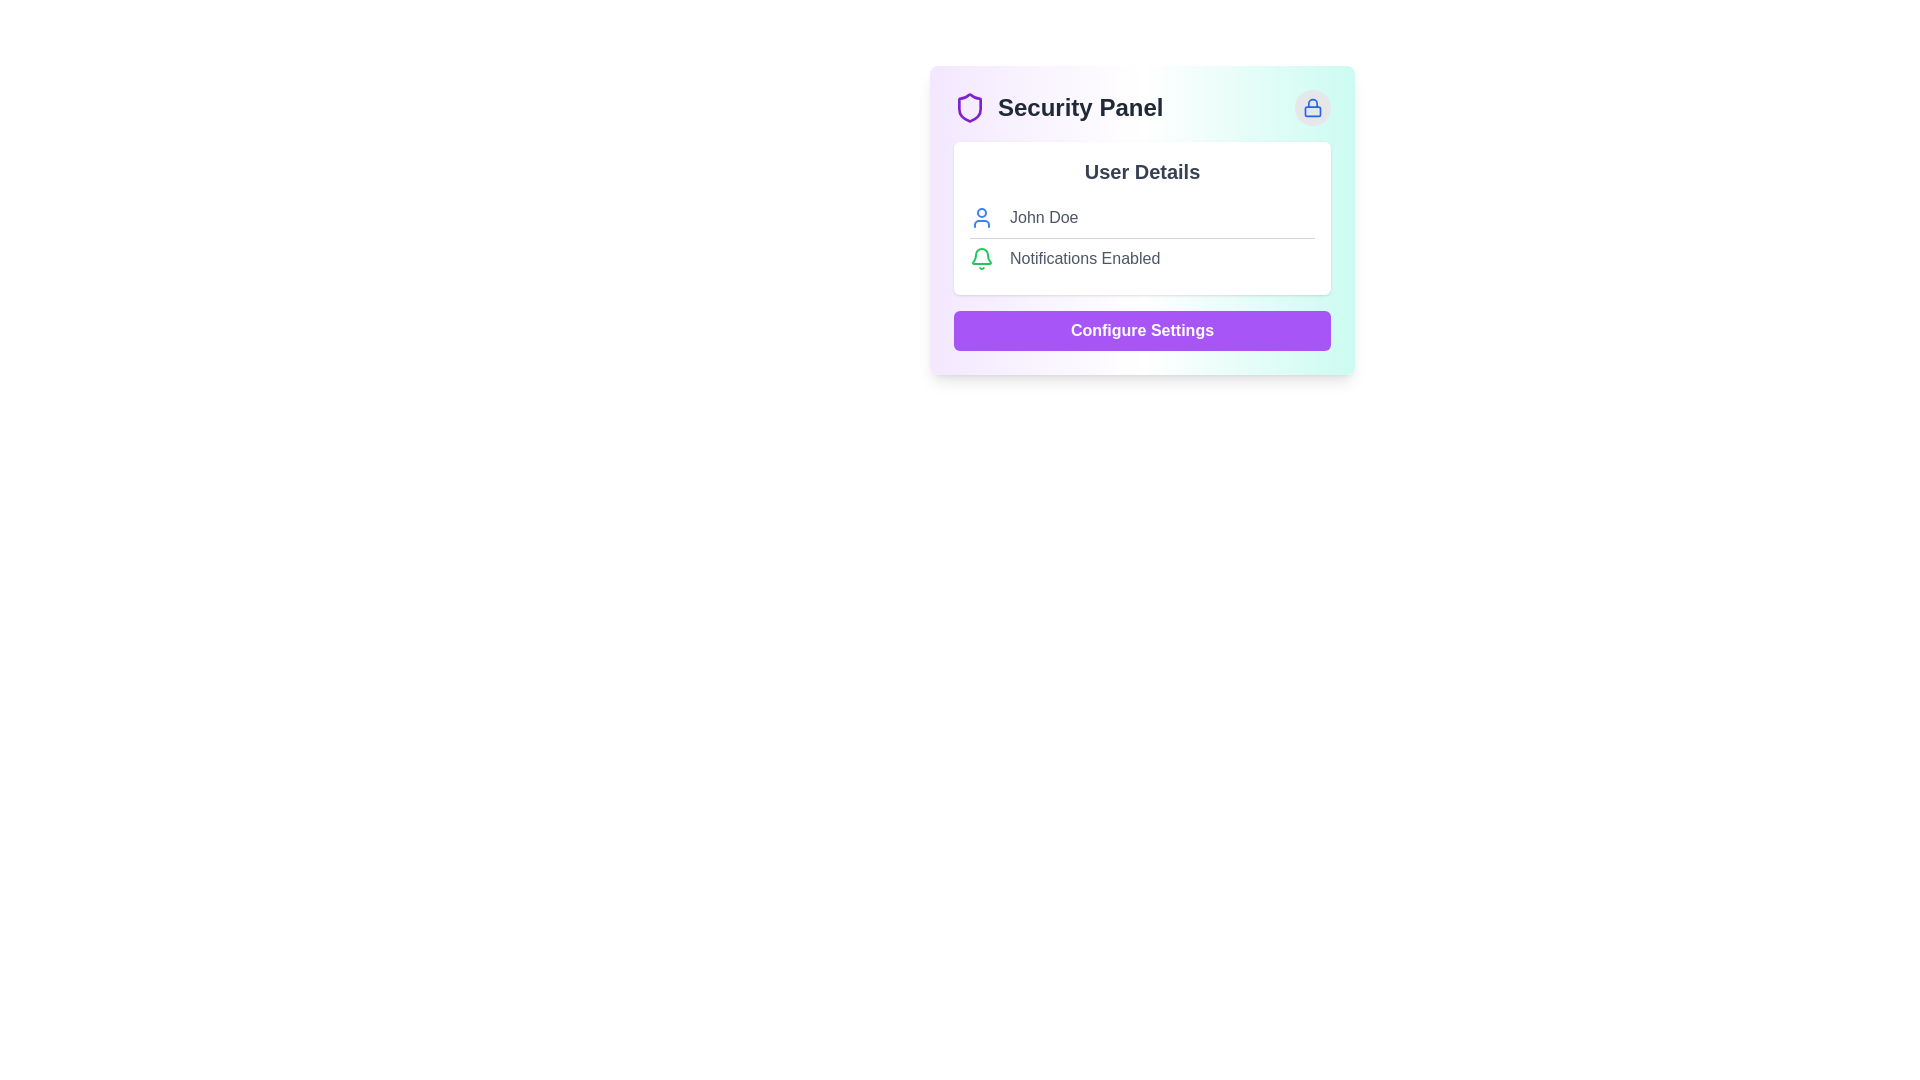  I want to click on the 'Security Panel' text label, which is displayed in bold and large dark gray font, located at the top of the card layout, so click(1079, 108).